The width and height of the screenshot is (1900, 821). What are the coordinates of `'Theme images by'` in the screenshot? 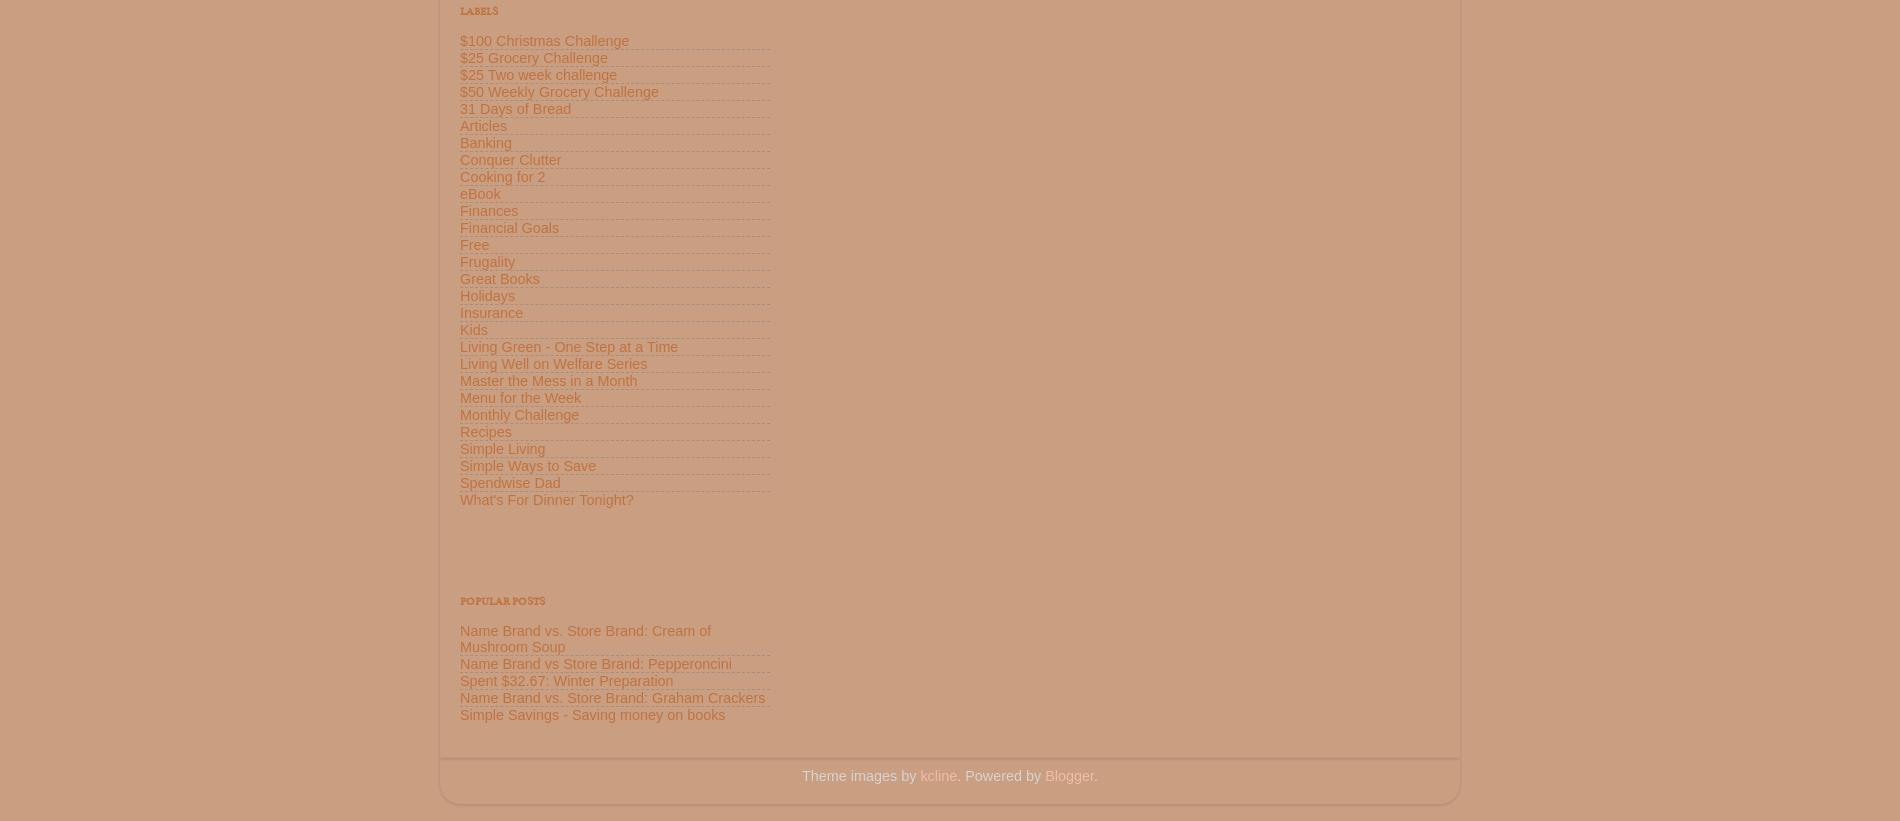 It's located at (860, 774).